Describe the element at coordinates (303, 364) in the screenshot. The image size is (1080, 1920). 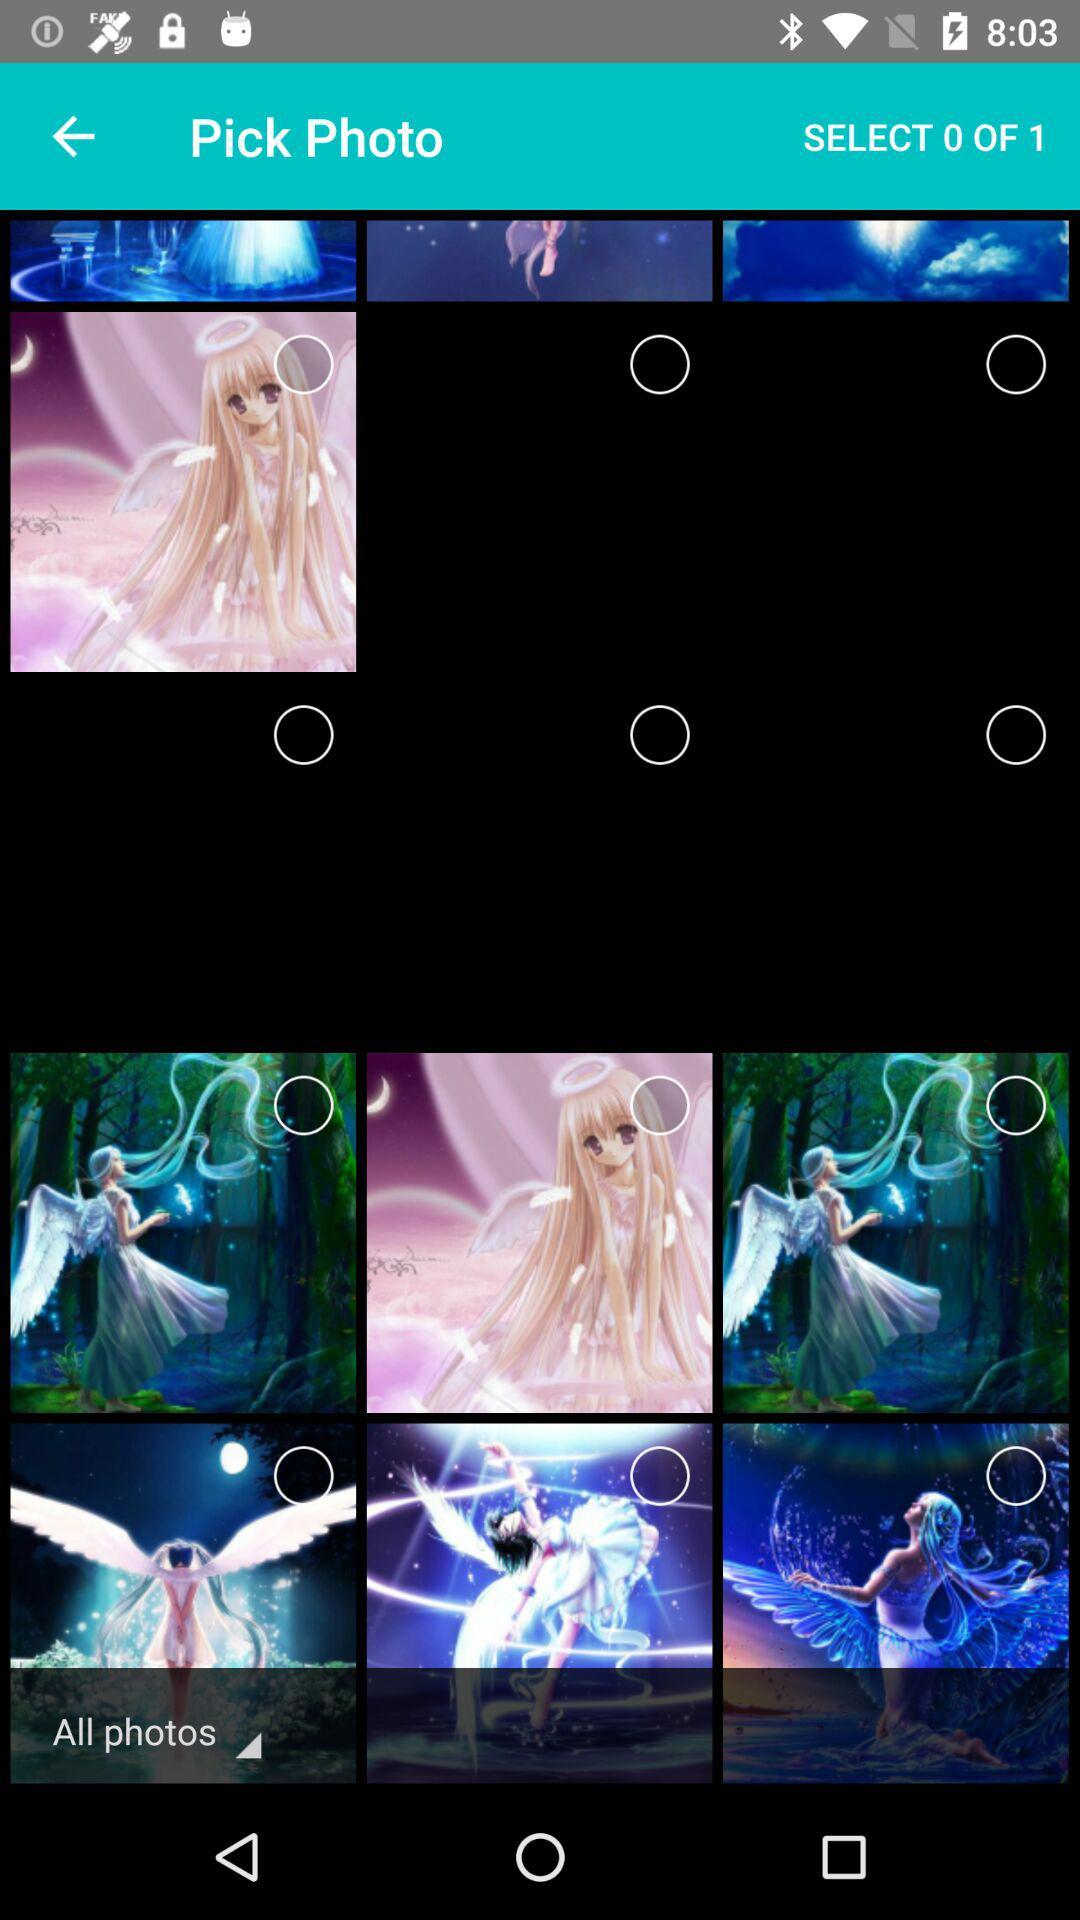
I see `click photo page` at that location.